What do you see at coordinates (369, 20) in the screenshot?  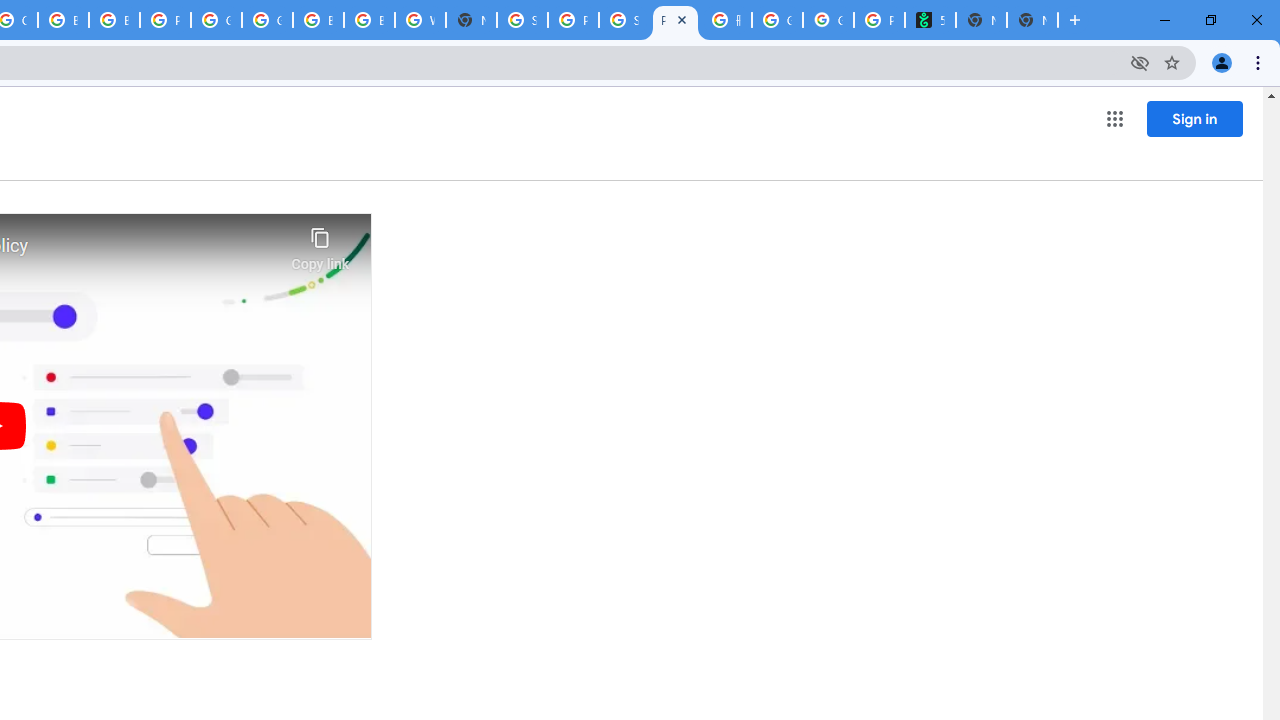 I see `'Browse Chrome as a guest - Computer - Google Chrome Help'` at bounding box center [369, 20].